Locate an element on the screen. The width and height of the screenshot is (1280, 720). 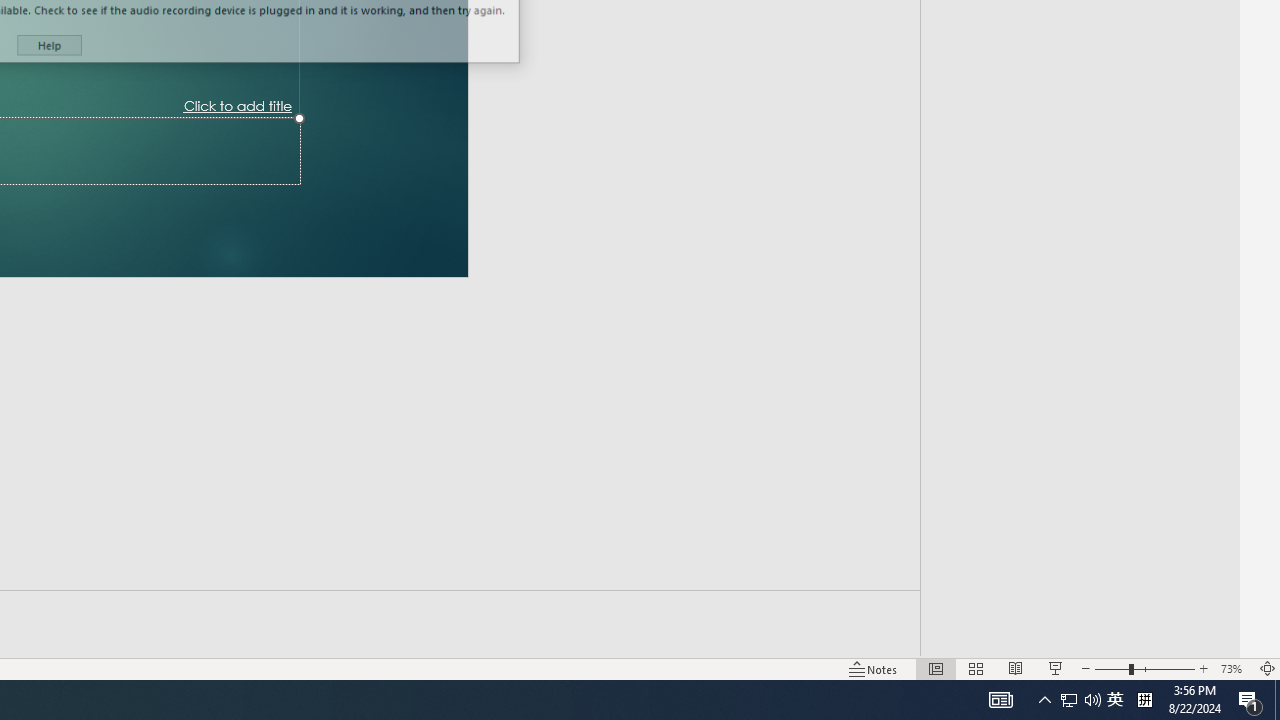
'Zoom 73%' is located at coordinates (1233, 669).